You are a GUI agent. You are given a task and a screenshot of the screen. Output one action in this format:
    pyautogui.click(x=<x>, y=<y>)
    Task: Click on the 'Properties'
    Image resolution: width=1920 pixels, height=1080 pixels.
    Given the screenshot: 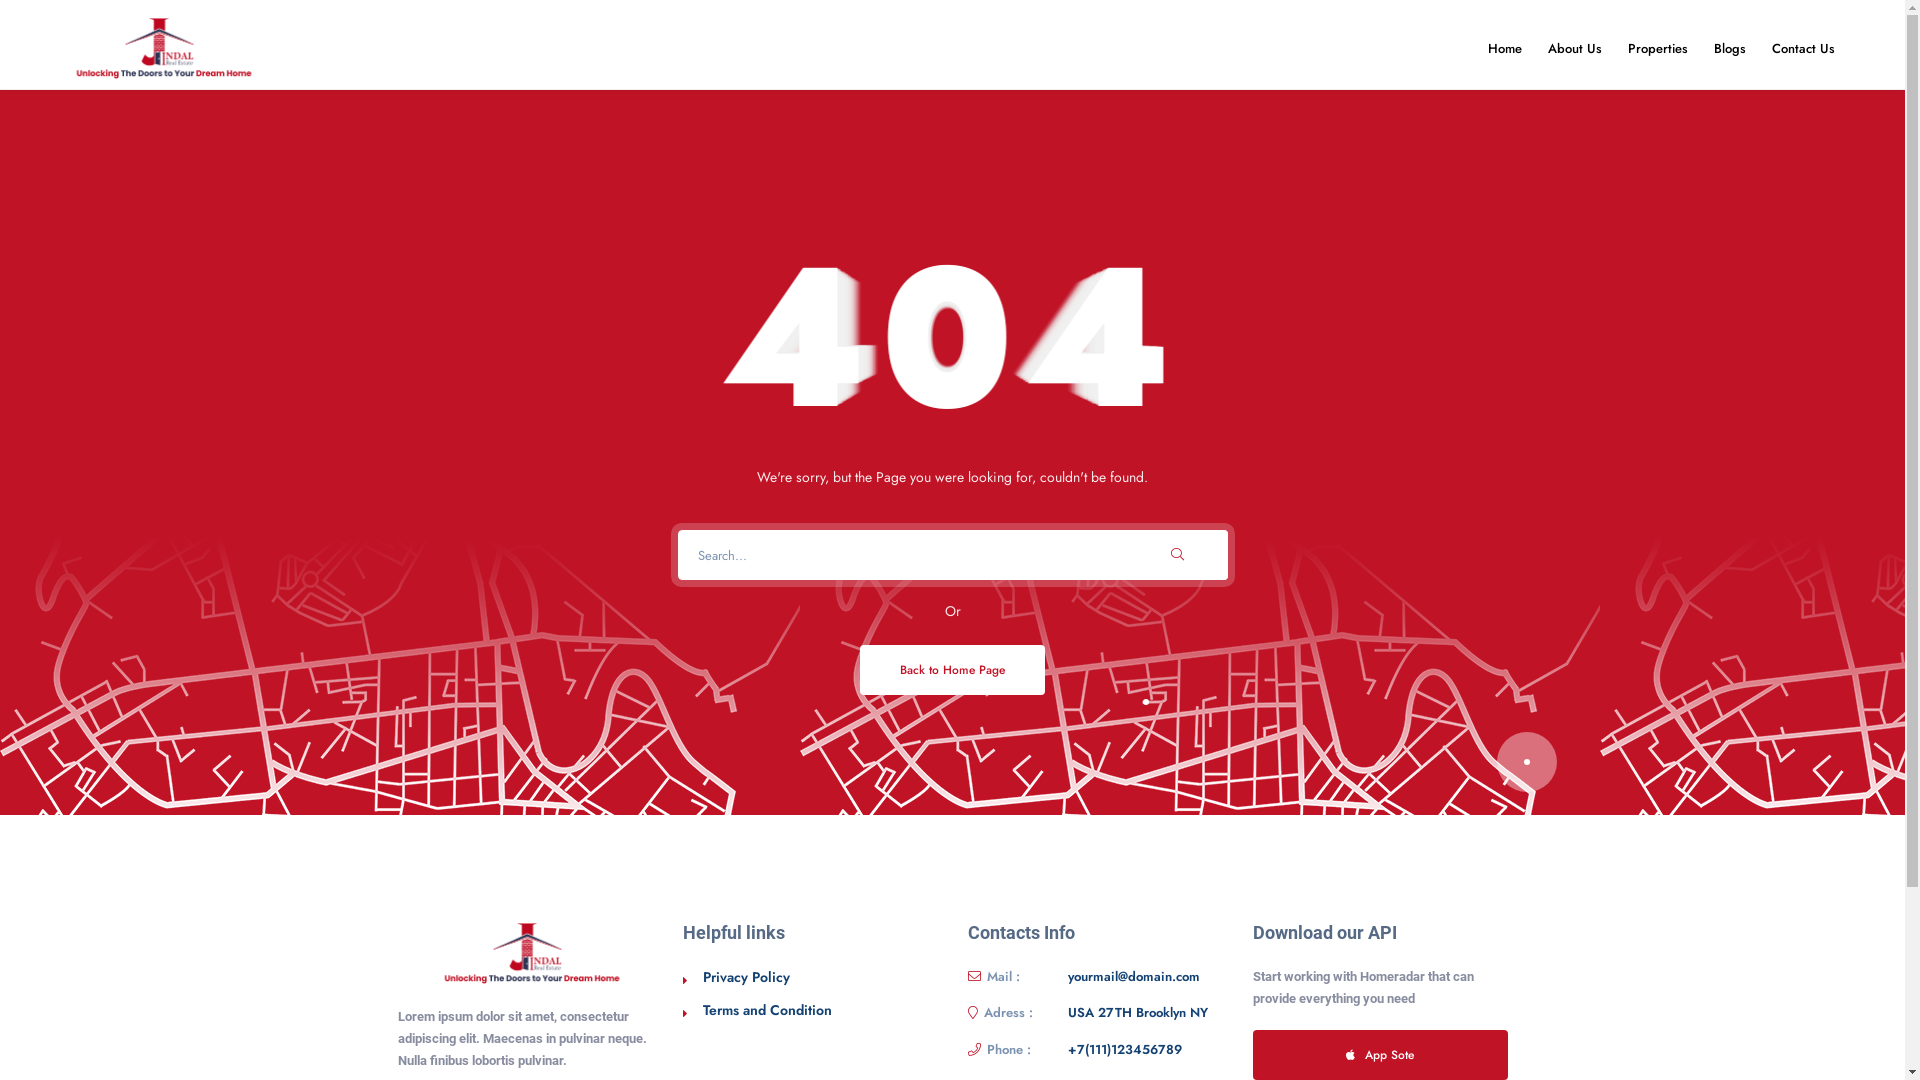 What is the action you would take?
    pyautogui.click(x=1657, y=47)
    